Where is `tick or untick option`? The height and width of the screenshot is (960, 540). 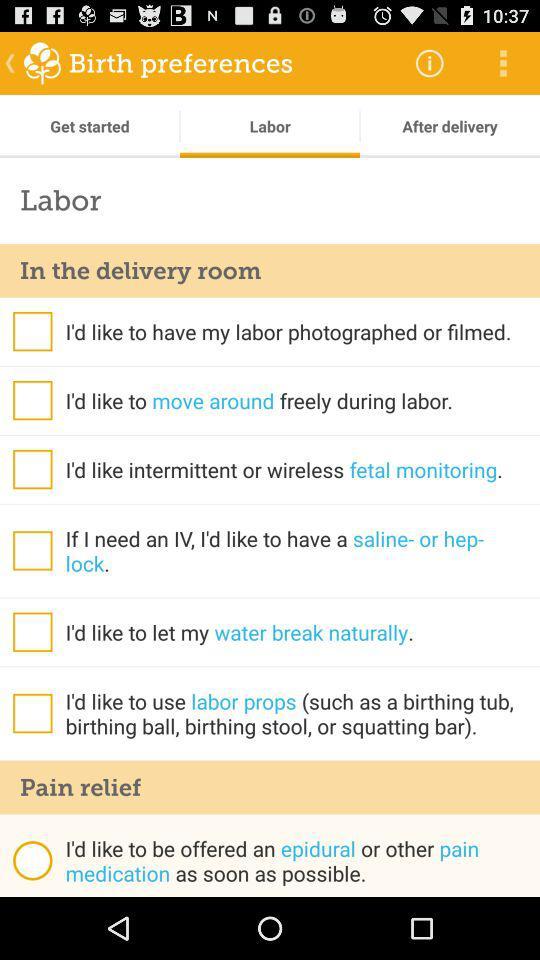
tick or untick option is located at coordinates (31, 713).